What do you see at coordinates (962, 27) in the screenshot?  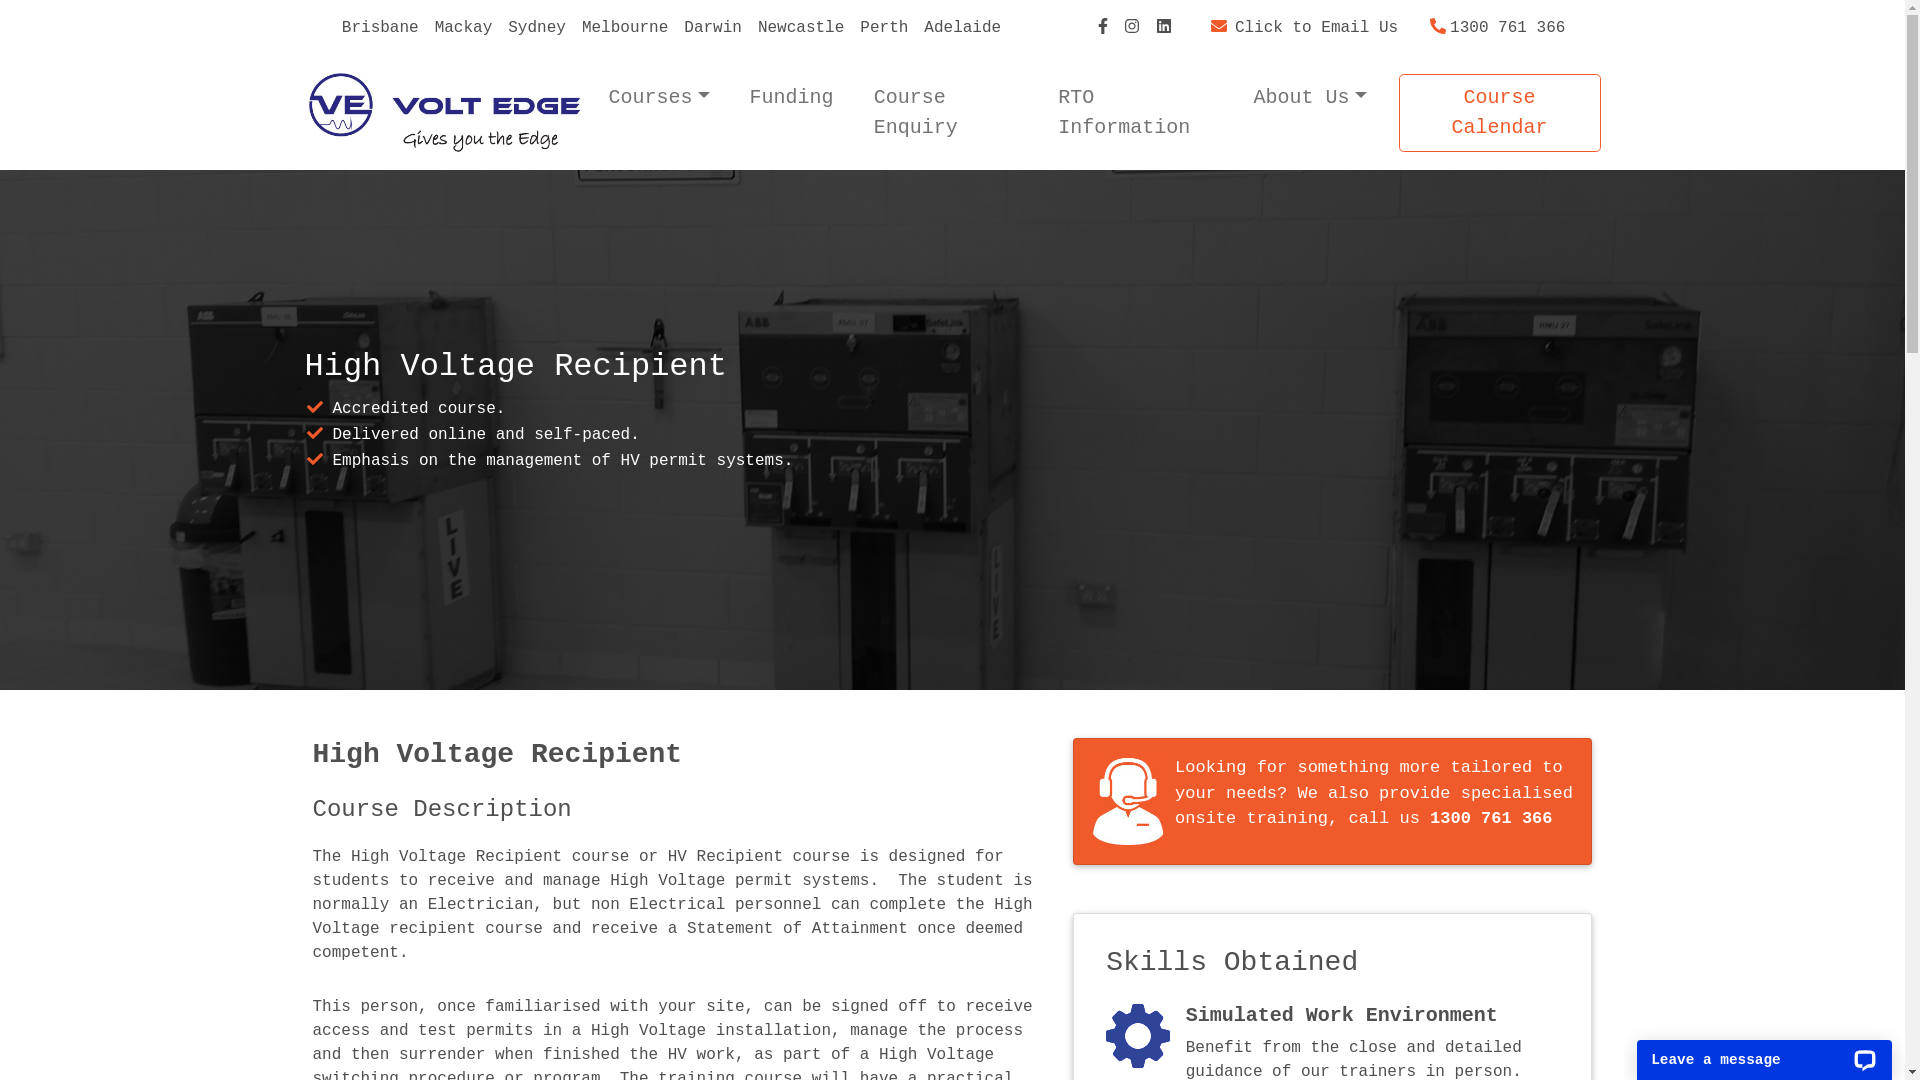 I see `'Adelaide'` at bounding box center [962, 27].